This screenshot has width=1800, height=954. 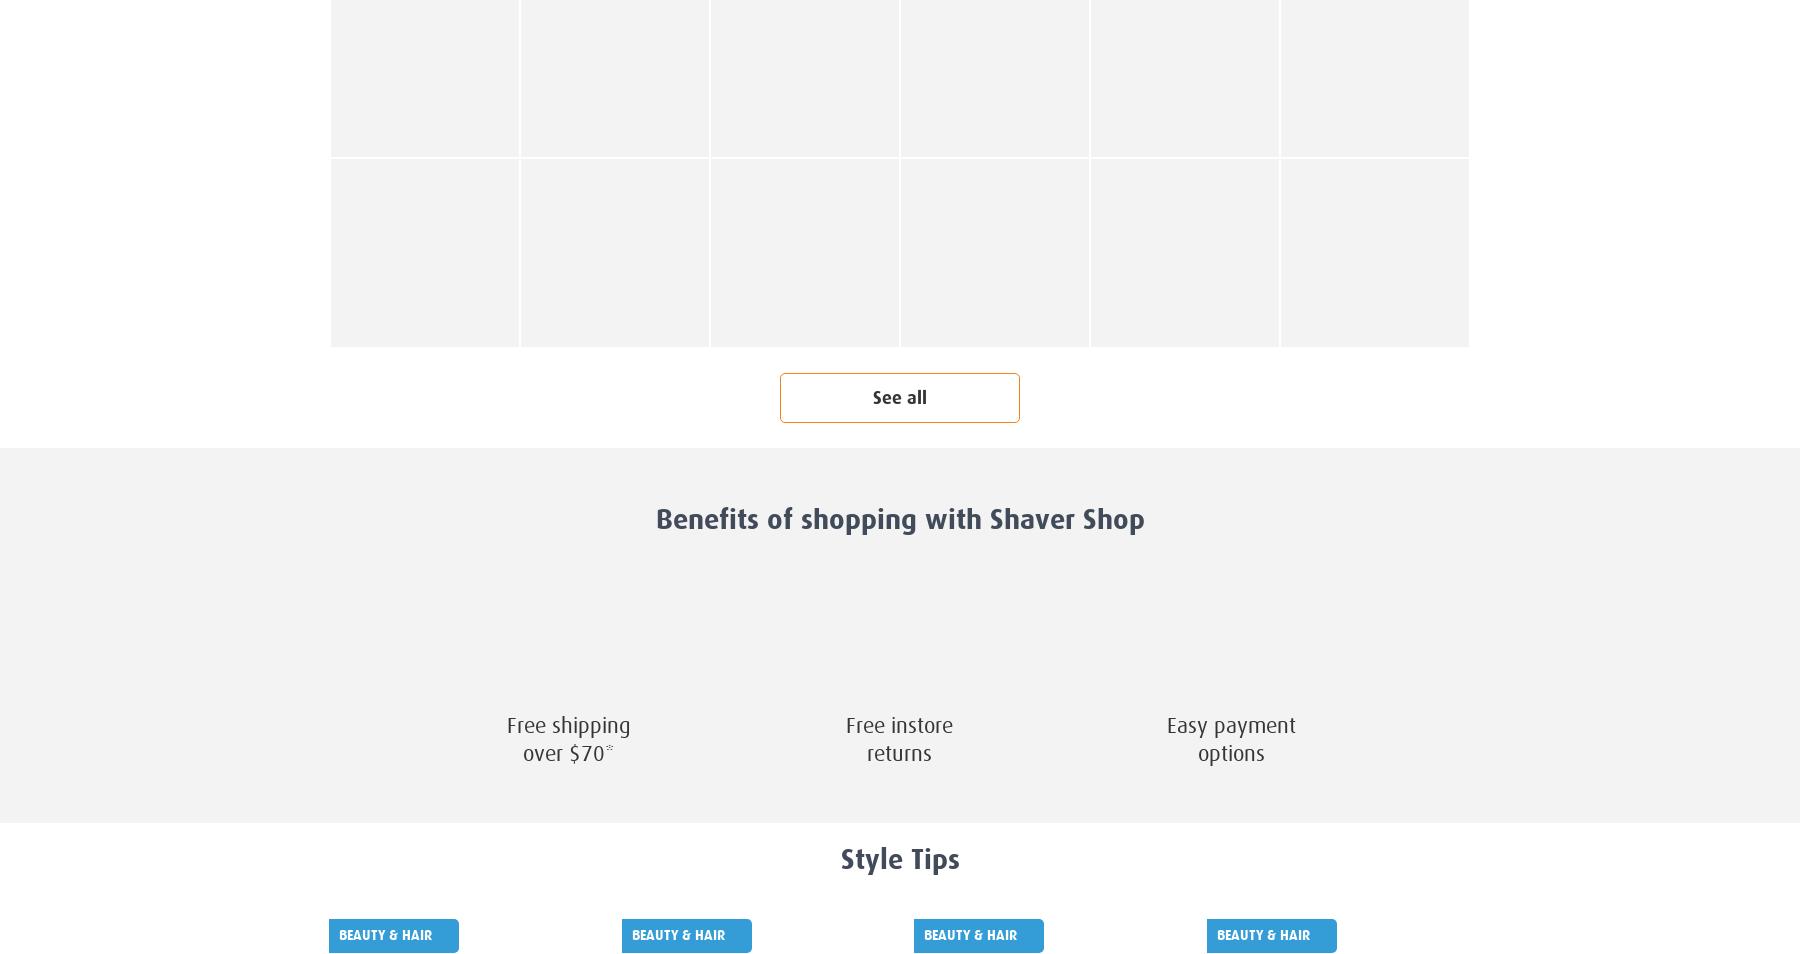 What do you see at coordinates (1229, 725) in the screenshot?
I see `'Easy payment'` at bounding box center [1229, 725].